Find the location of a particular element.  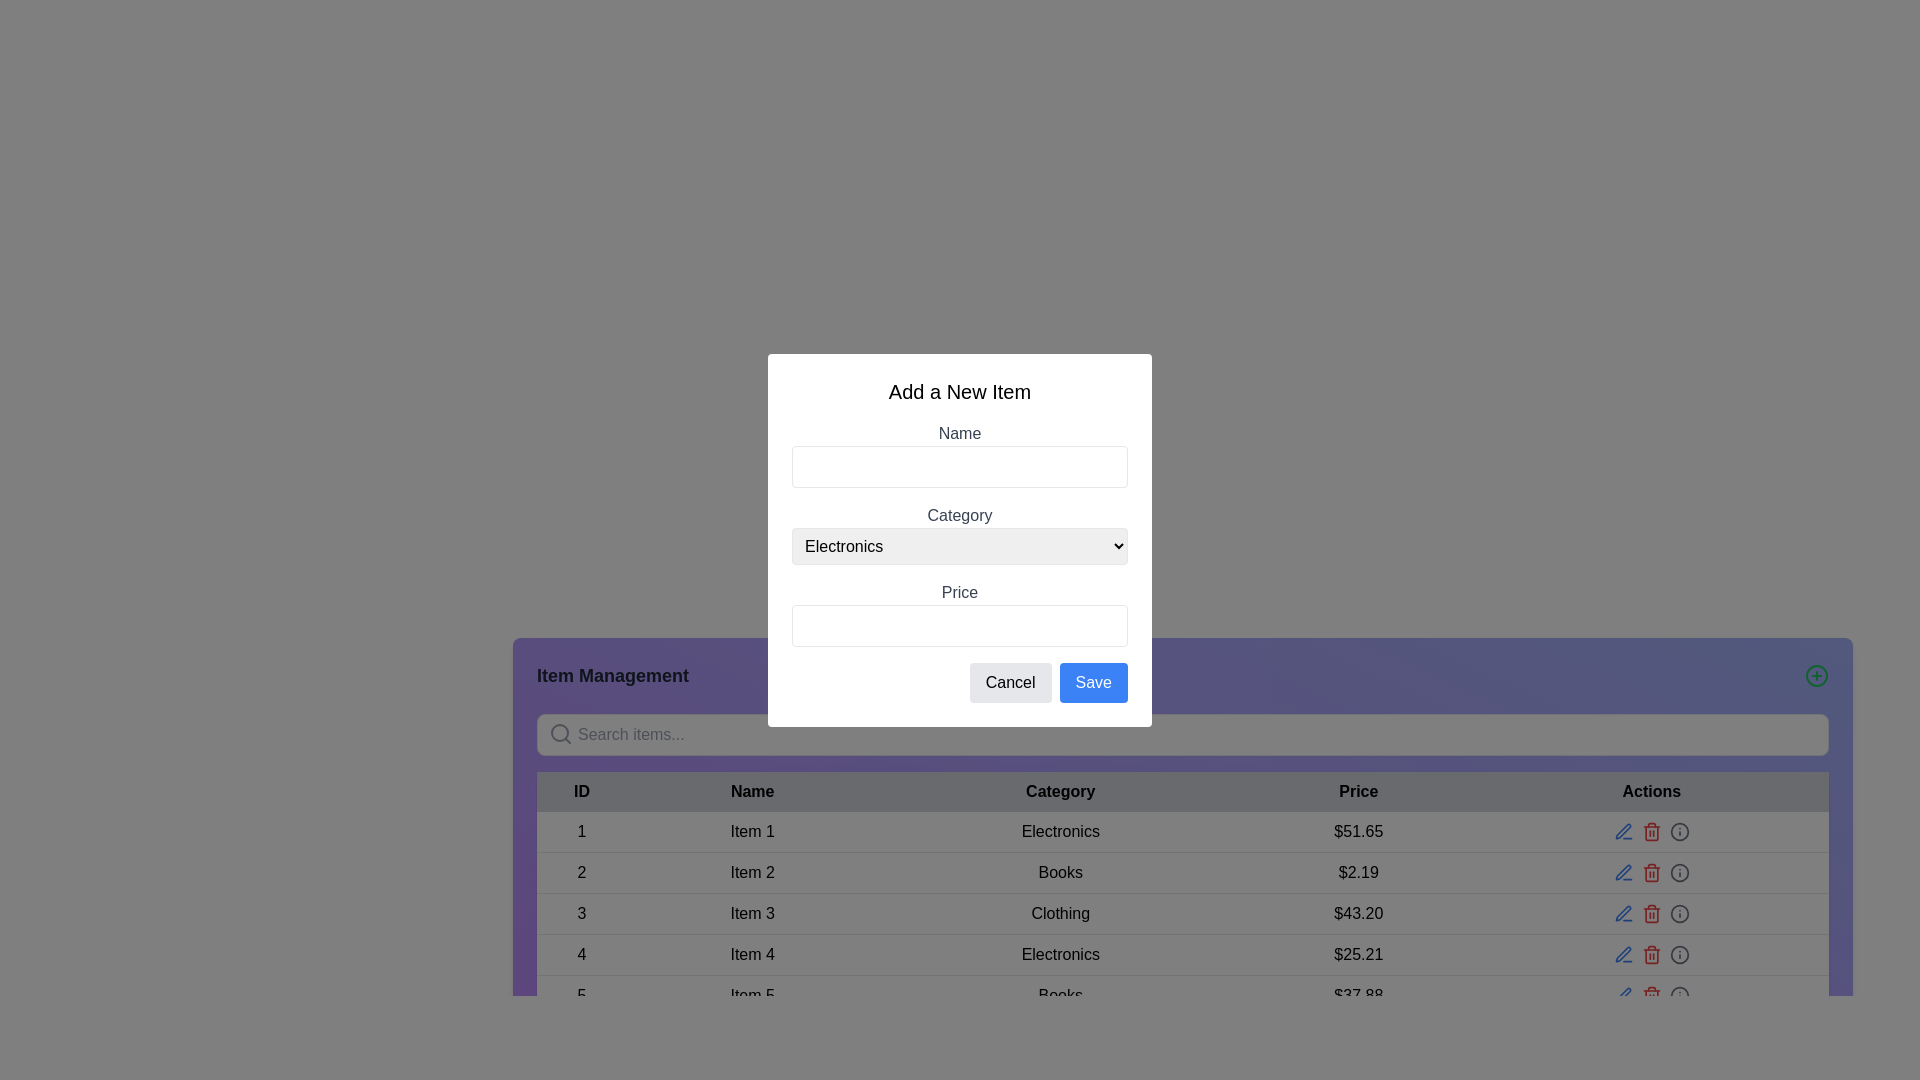

the 'Category' dropdown menu, which is the second input field in the form is located at coordinates (960, 532).